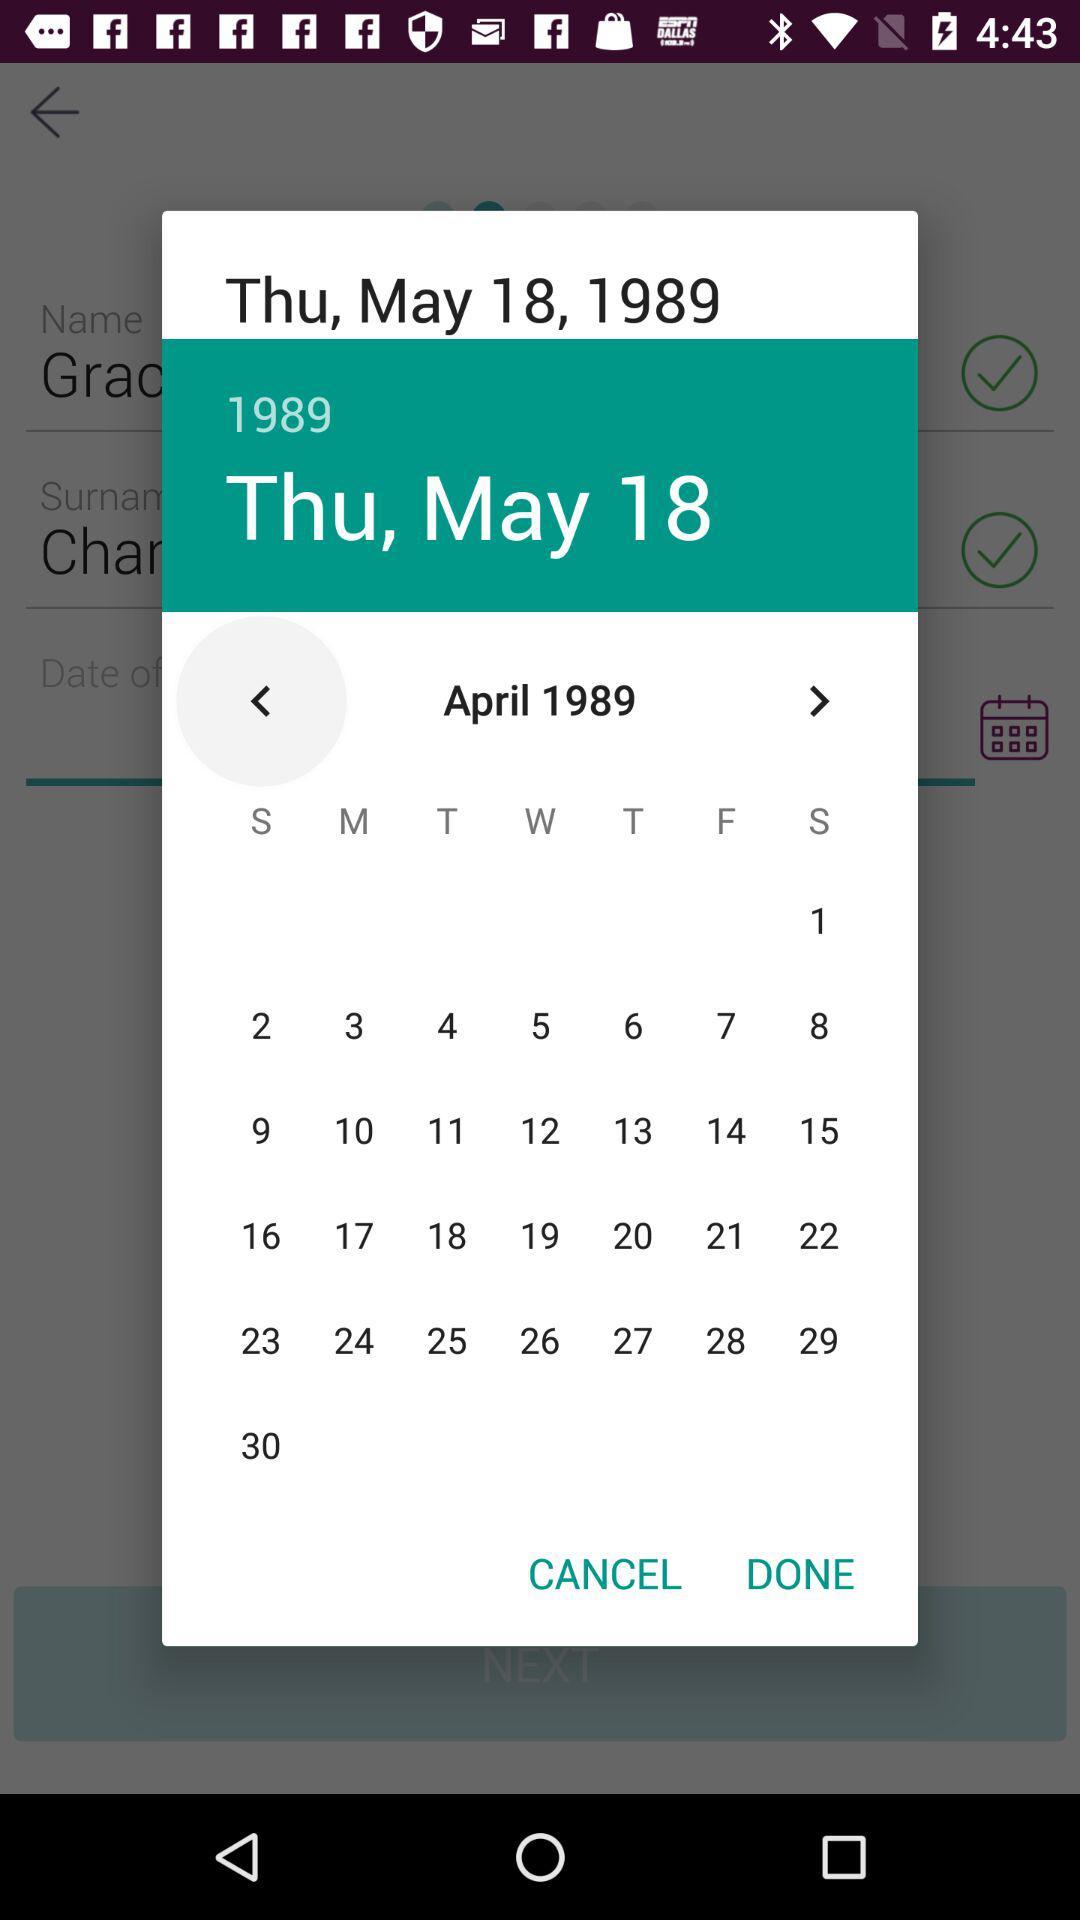 This screenshot has width=1080, height=1920. Describe the element at coordinates (818, 701) in the screenshot. I see `the icon on the right` at that location.